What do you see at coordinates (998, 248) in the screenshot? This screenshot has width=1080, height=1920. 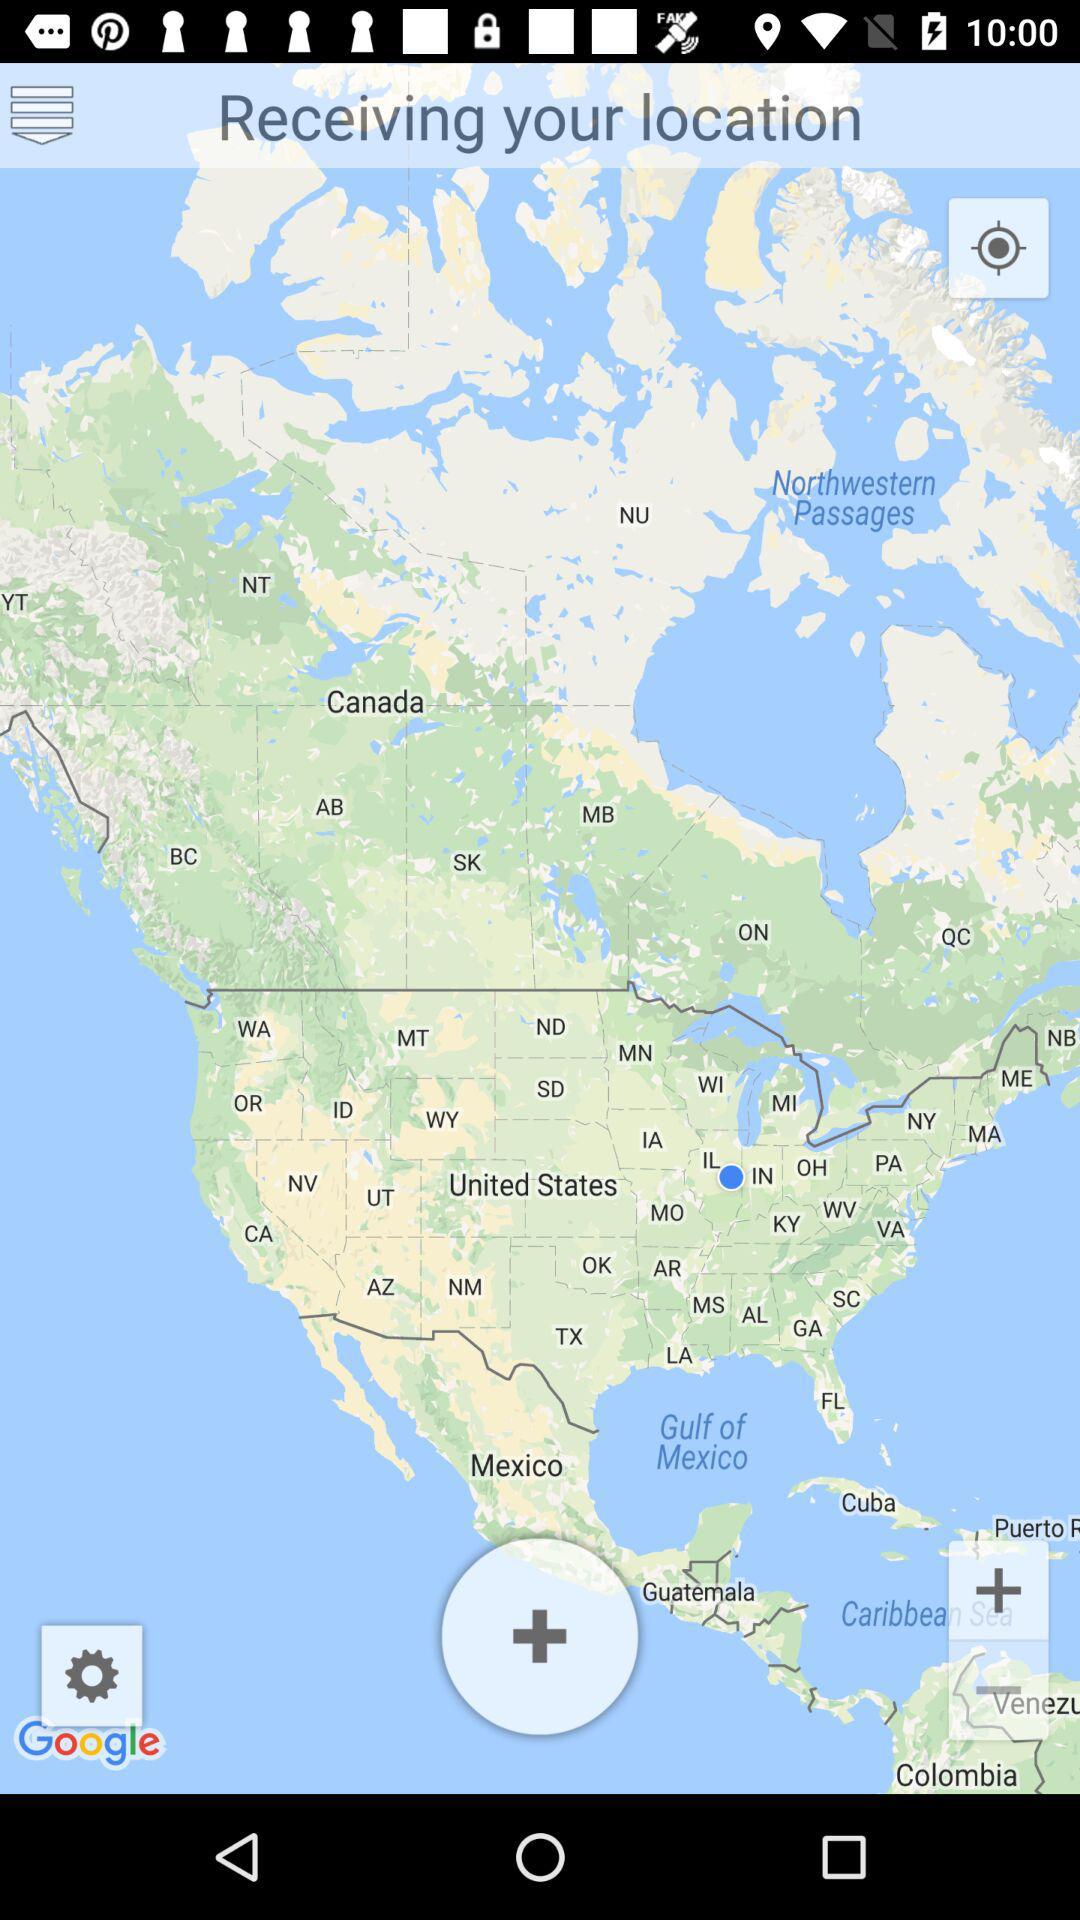 I see `the location_crosshair icon` at bounding box center [998, 248].